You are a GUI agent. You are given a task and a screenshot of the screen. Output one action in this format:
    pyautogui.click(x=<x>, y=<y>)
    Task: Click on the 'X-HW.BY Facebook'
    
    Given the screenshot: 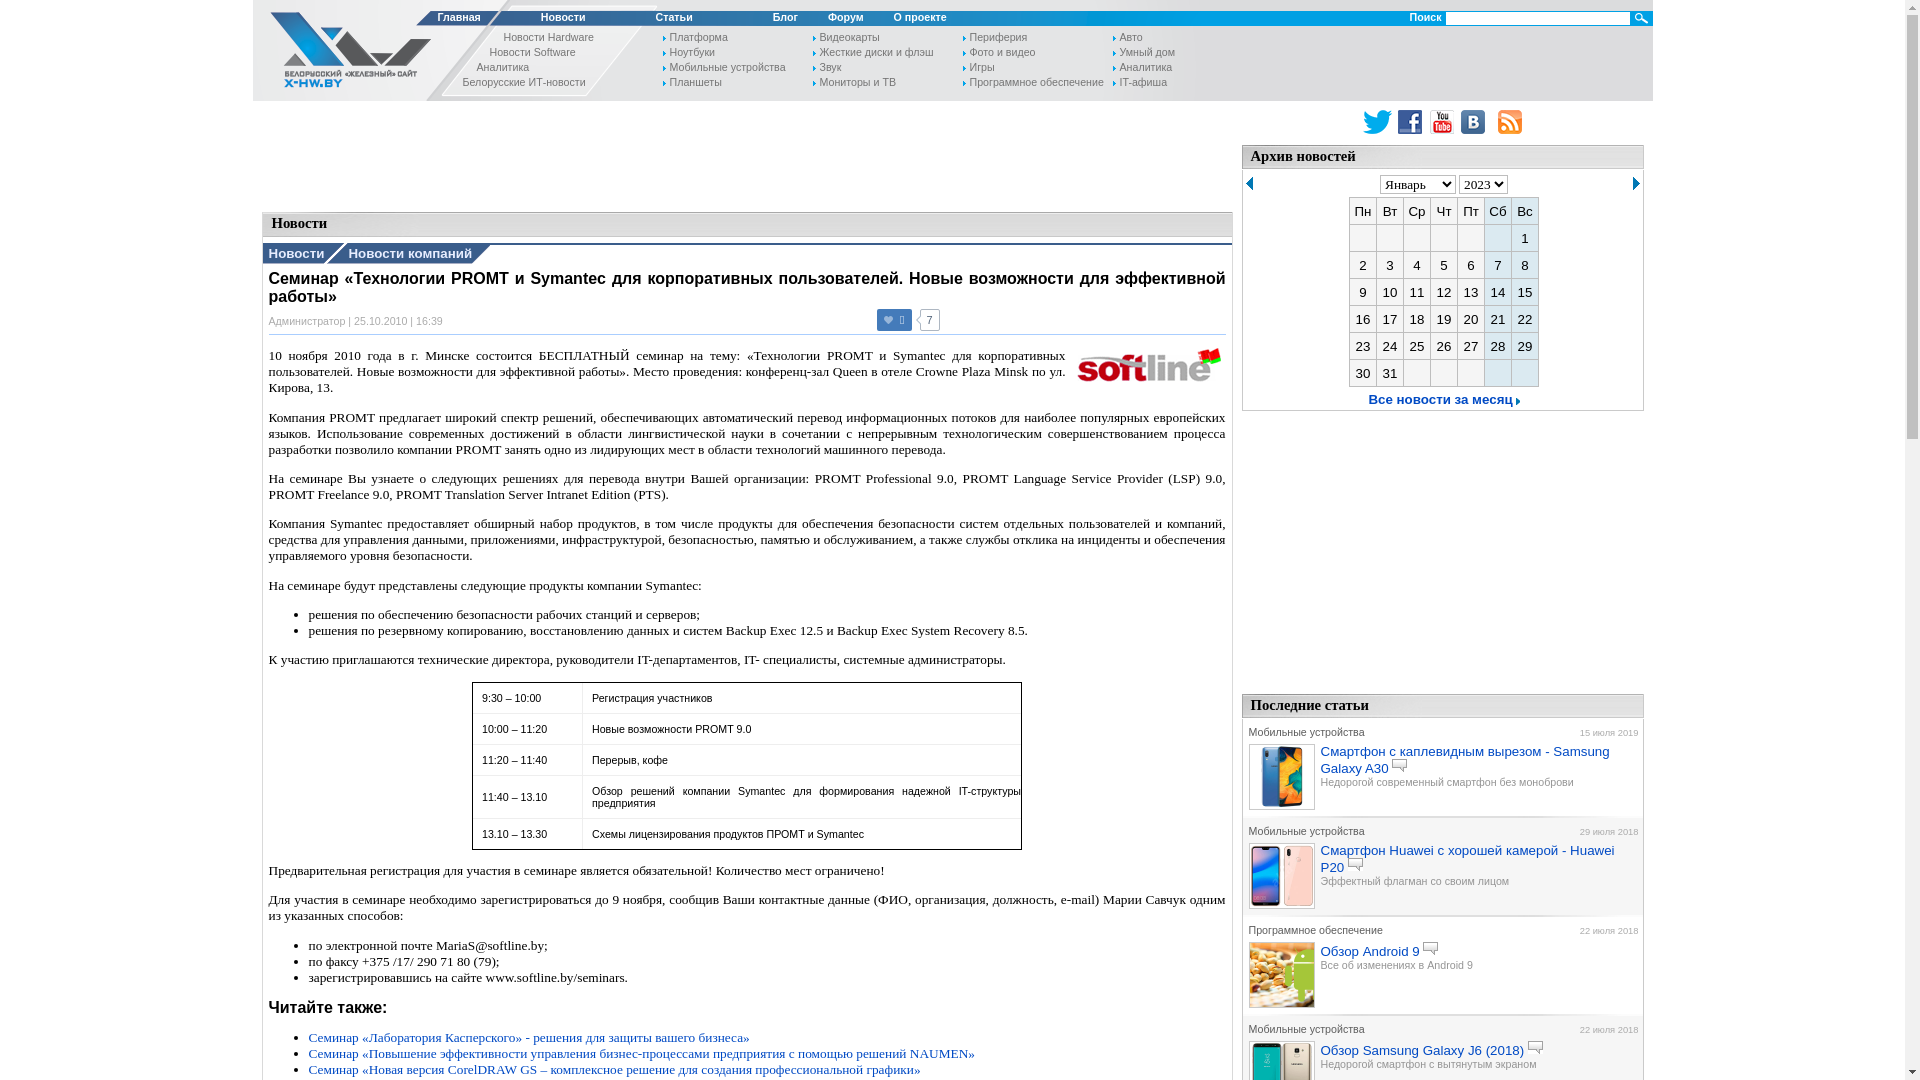 What is the action you would take?
    pyautogui.click(x=1396, y=122)
    